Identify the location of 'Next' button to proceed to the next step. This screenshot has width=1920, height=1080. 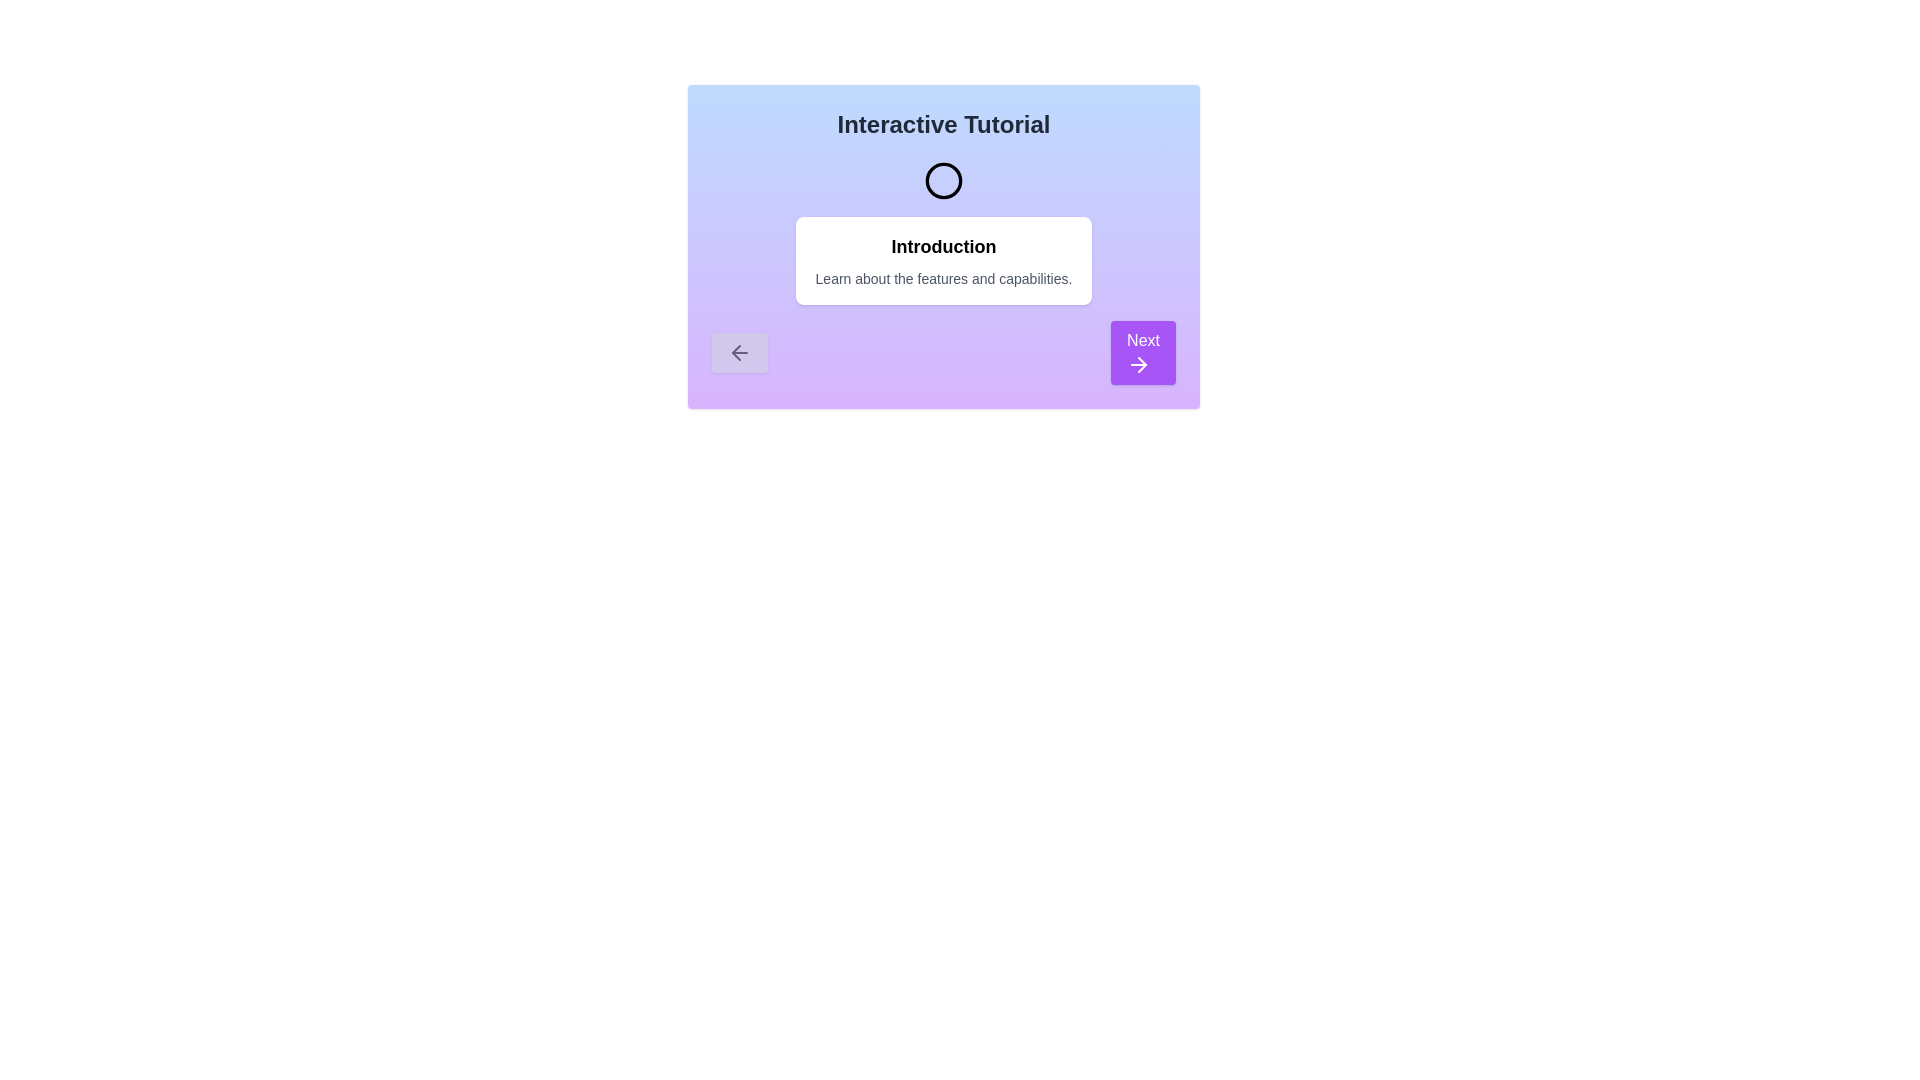
(1143, 352).